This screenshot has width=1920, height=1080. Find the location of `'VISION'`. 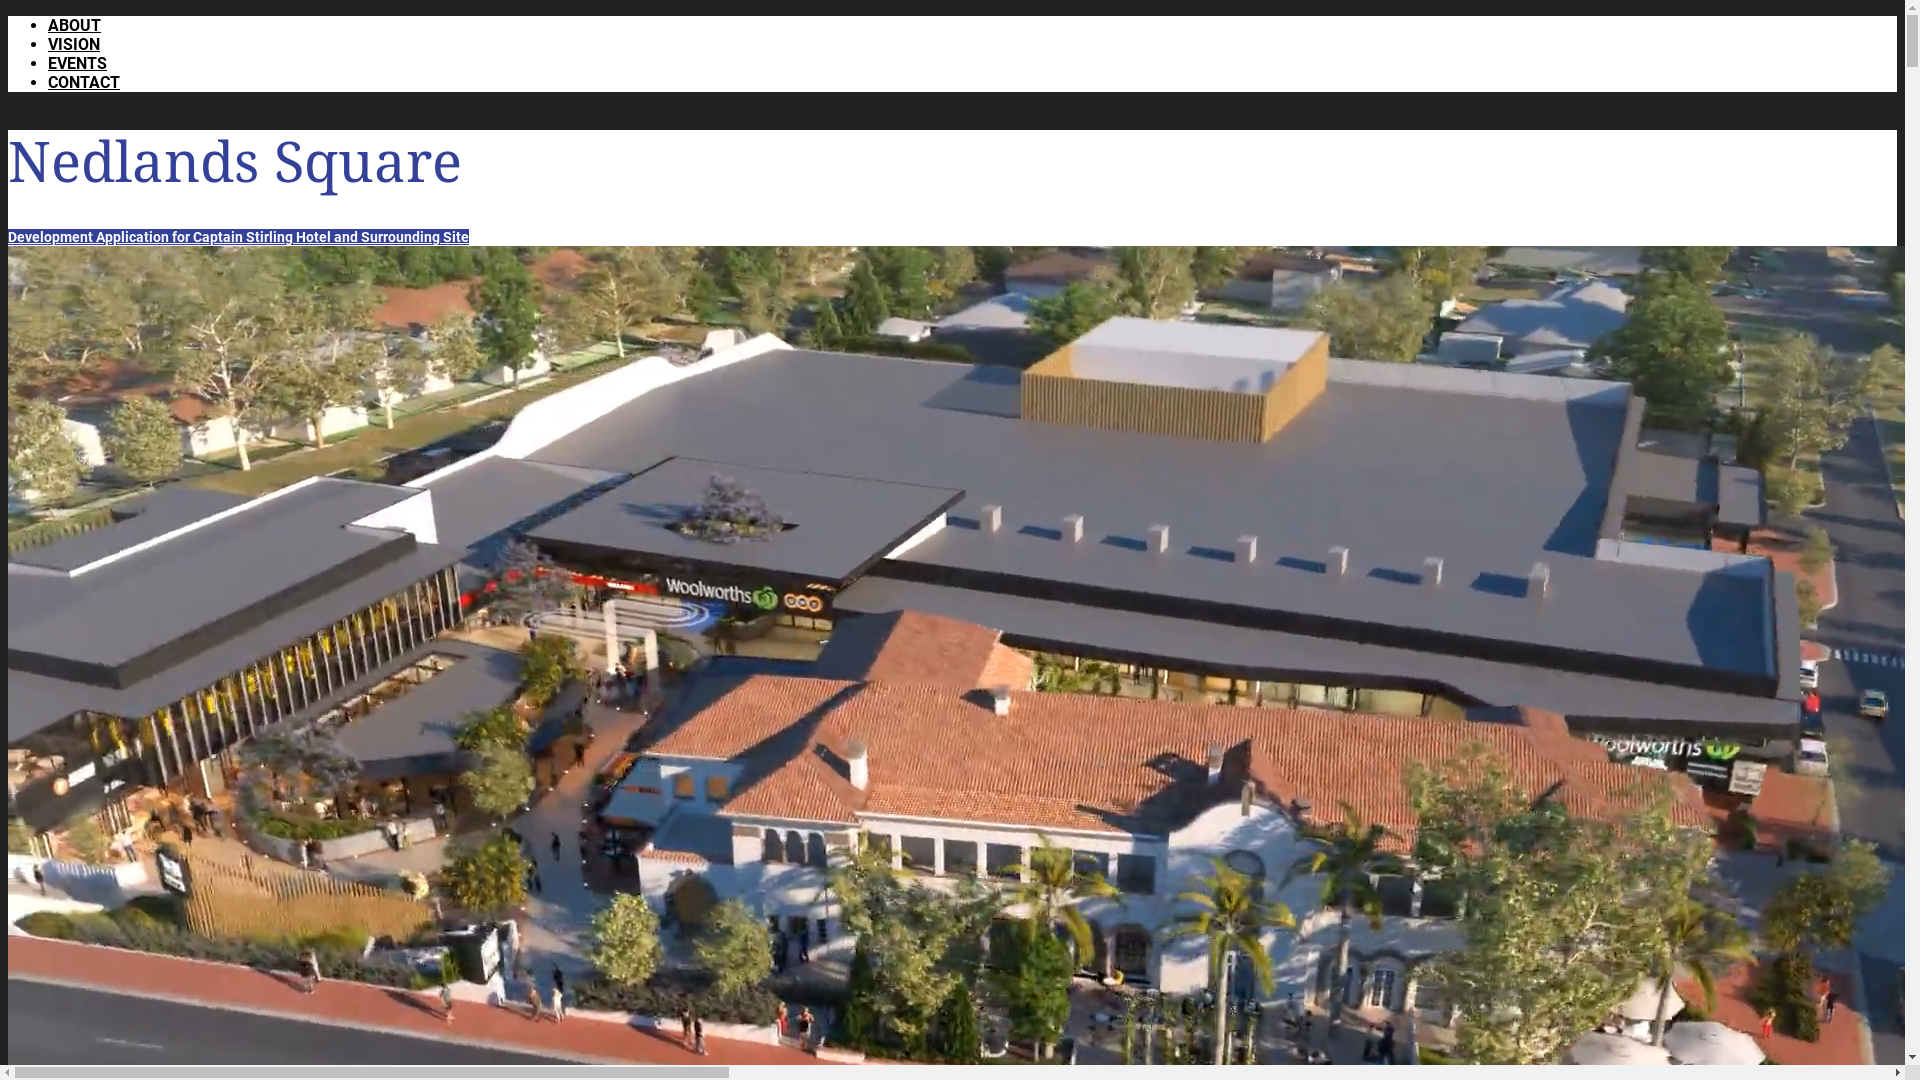

'VISION' is located at coordinates (73, 44).